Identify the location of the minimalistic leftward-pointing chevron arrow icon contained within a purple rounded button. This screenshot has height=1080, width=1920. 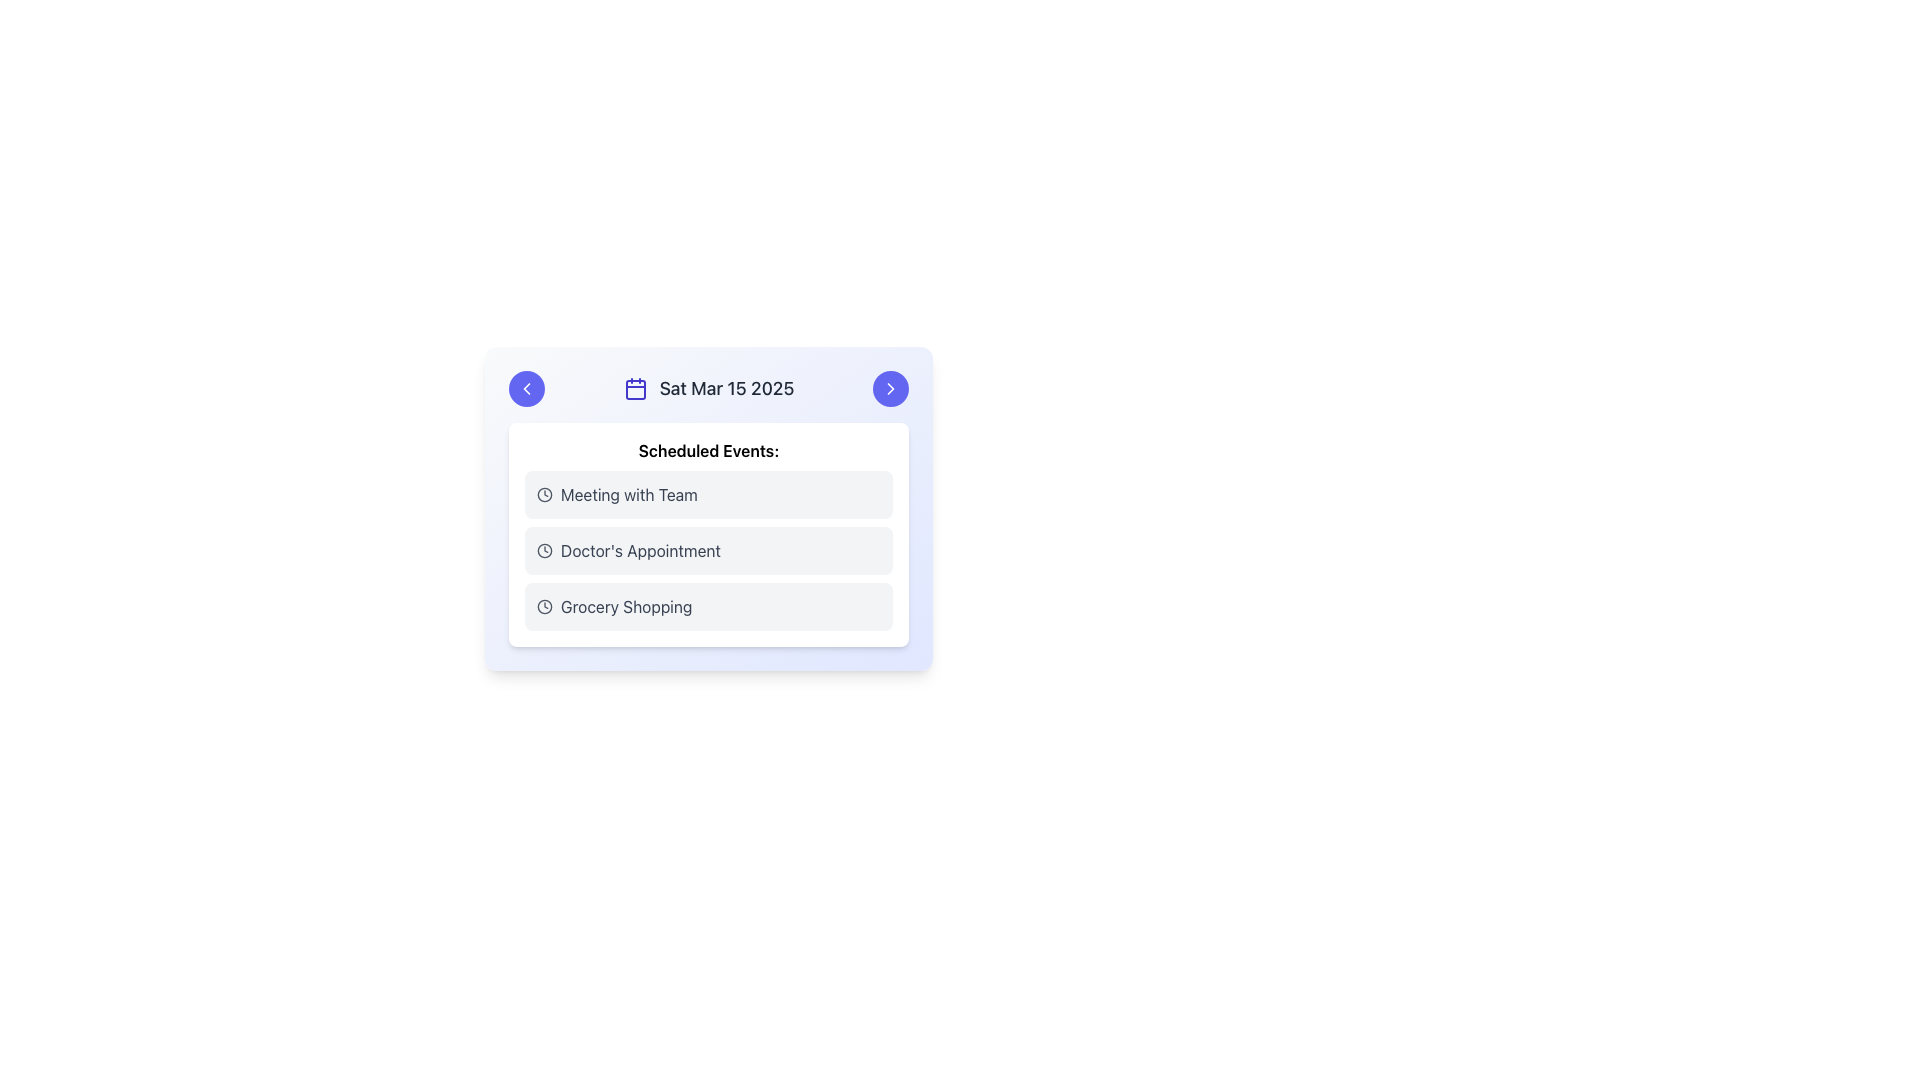
(527, 389).